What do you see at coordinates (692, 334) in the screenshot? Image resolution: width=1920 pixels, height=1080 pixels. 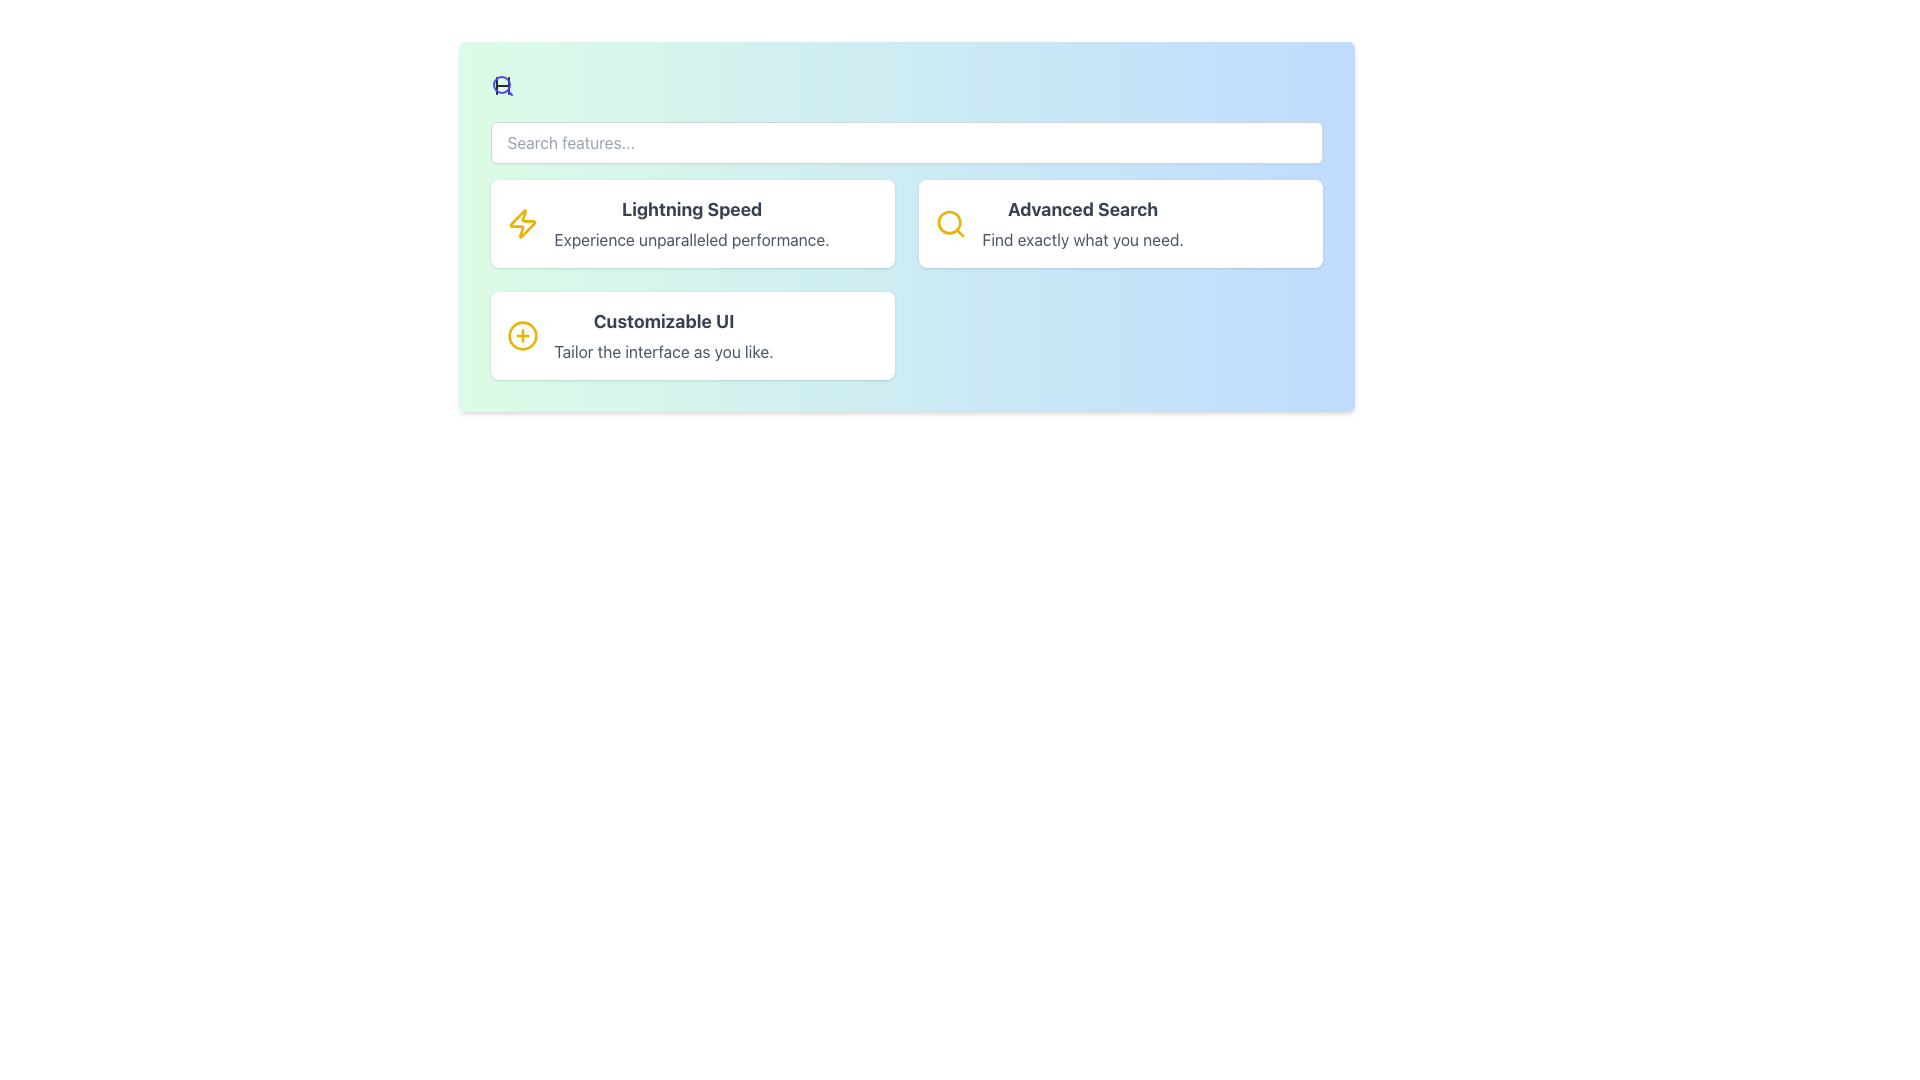 I see `the third information card in the grid layout that highlights the customizable user interface feature, located in the bottom-left quadrant of the grid` at bounding box center [692, 334].